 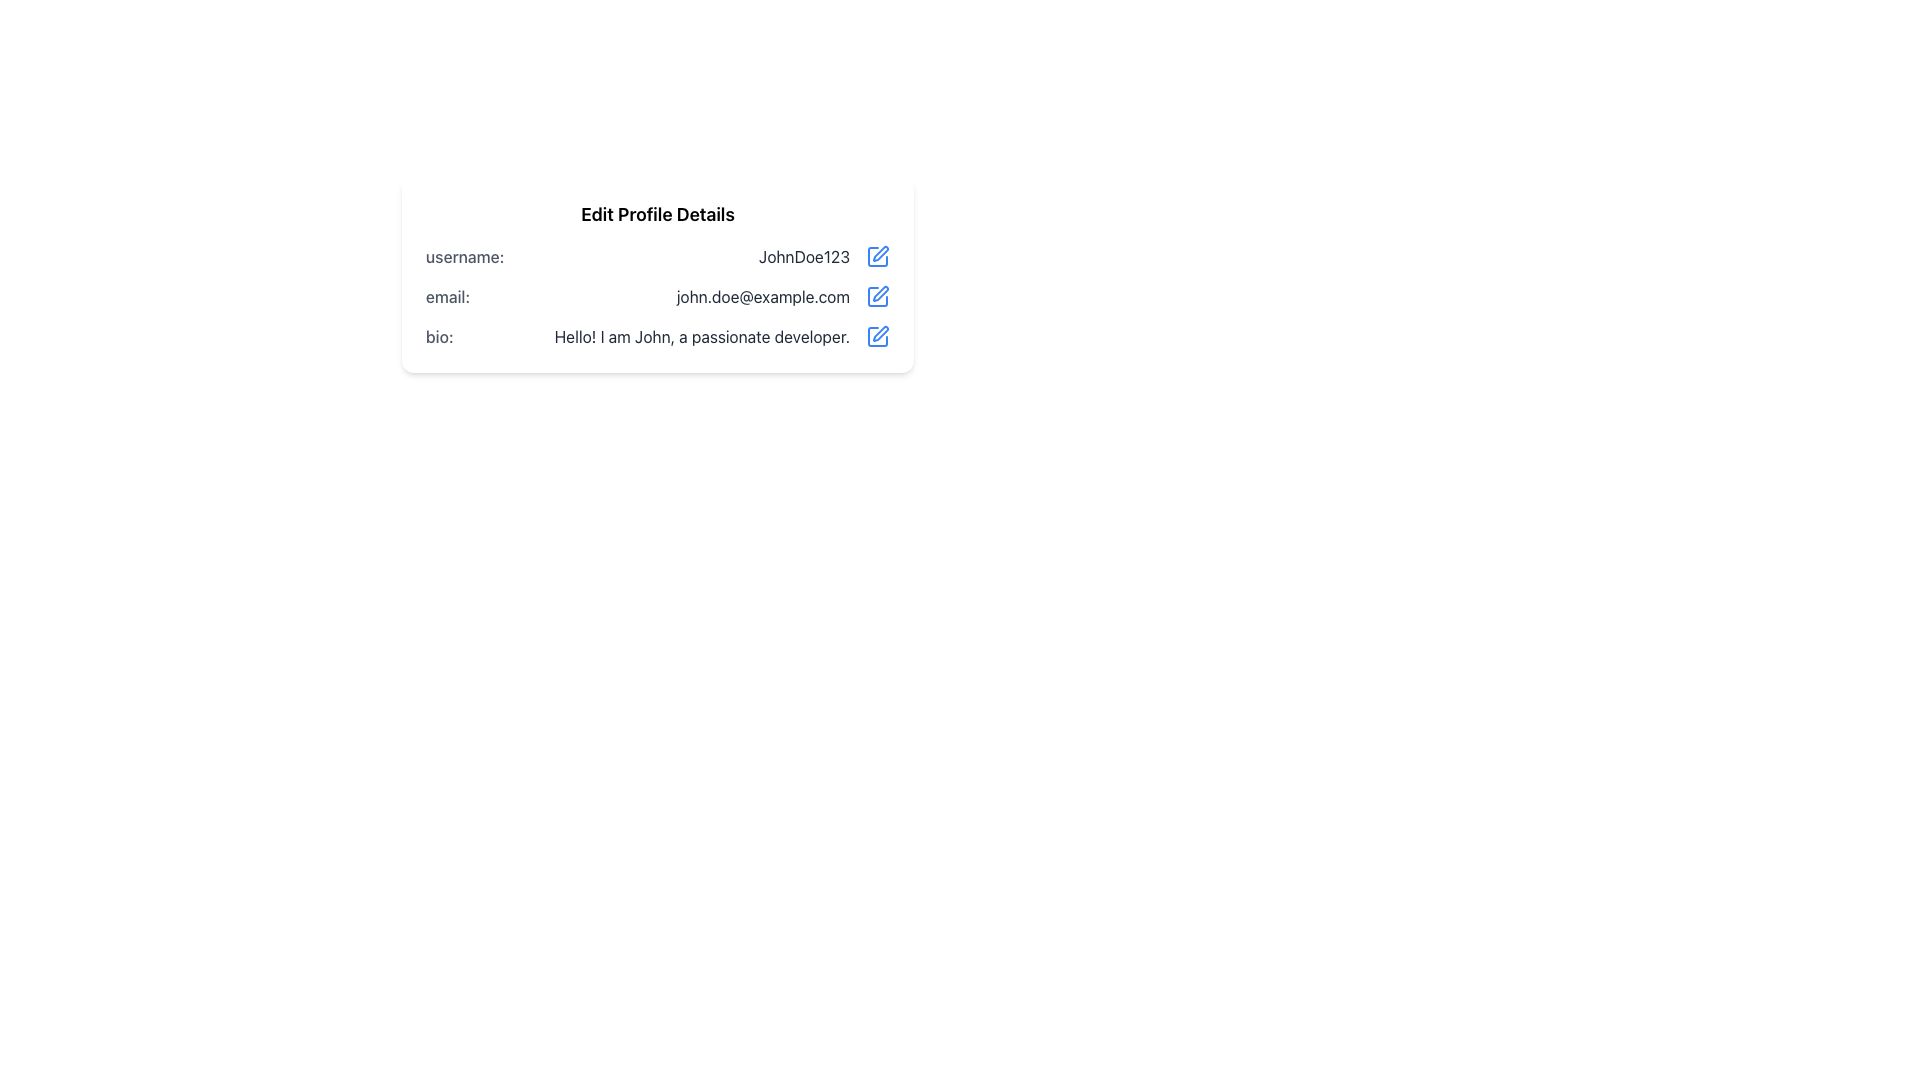 What do you see at coordinates (657, 297) in the screenshot?
I see `the email field in the profile information display panel, which is located below the 'Edit Profile Details' title` at bounding box center [657, 297].